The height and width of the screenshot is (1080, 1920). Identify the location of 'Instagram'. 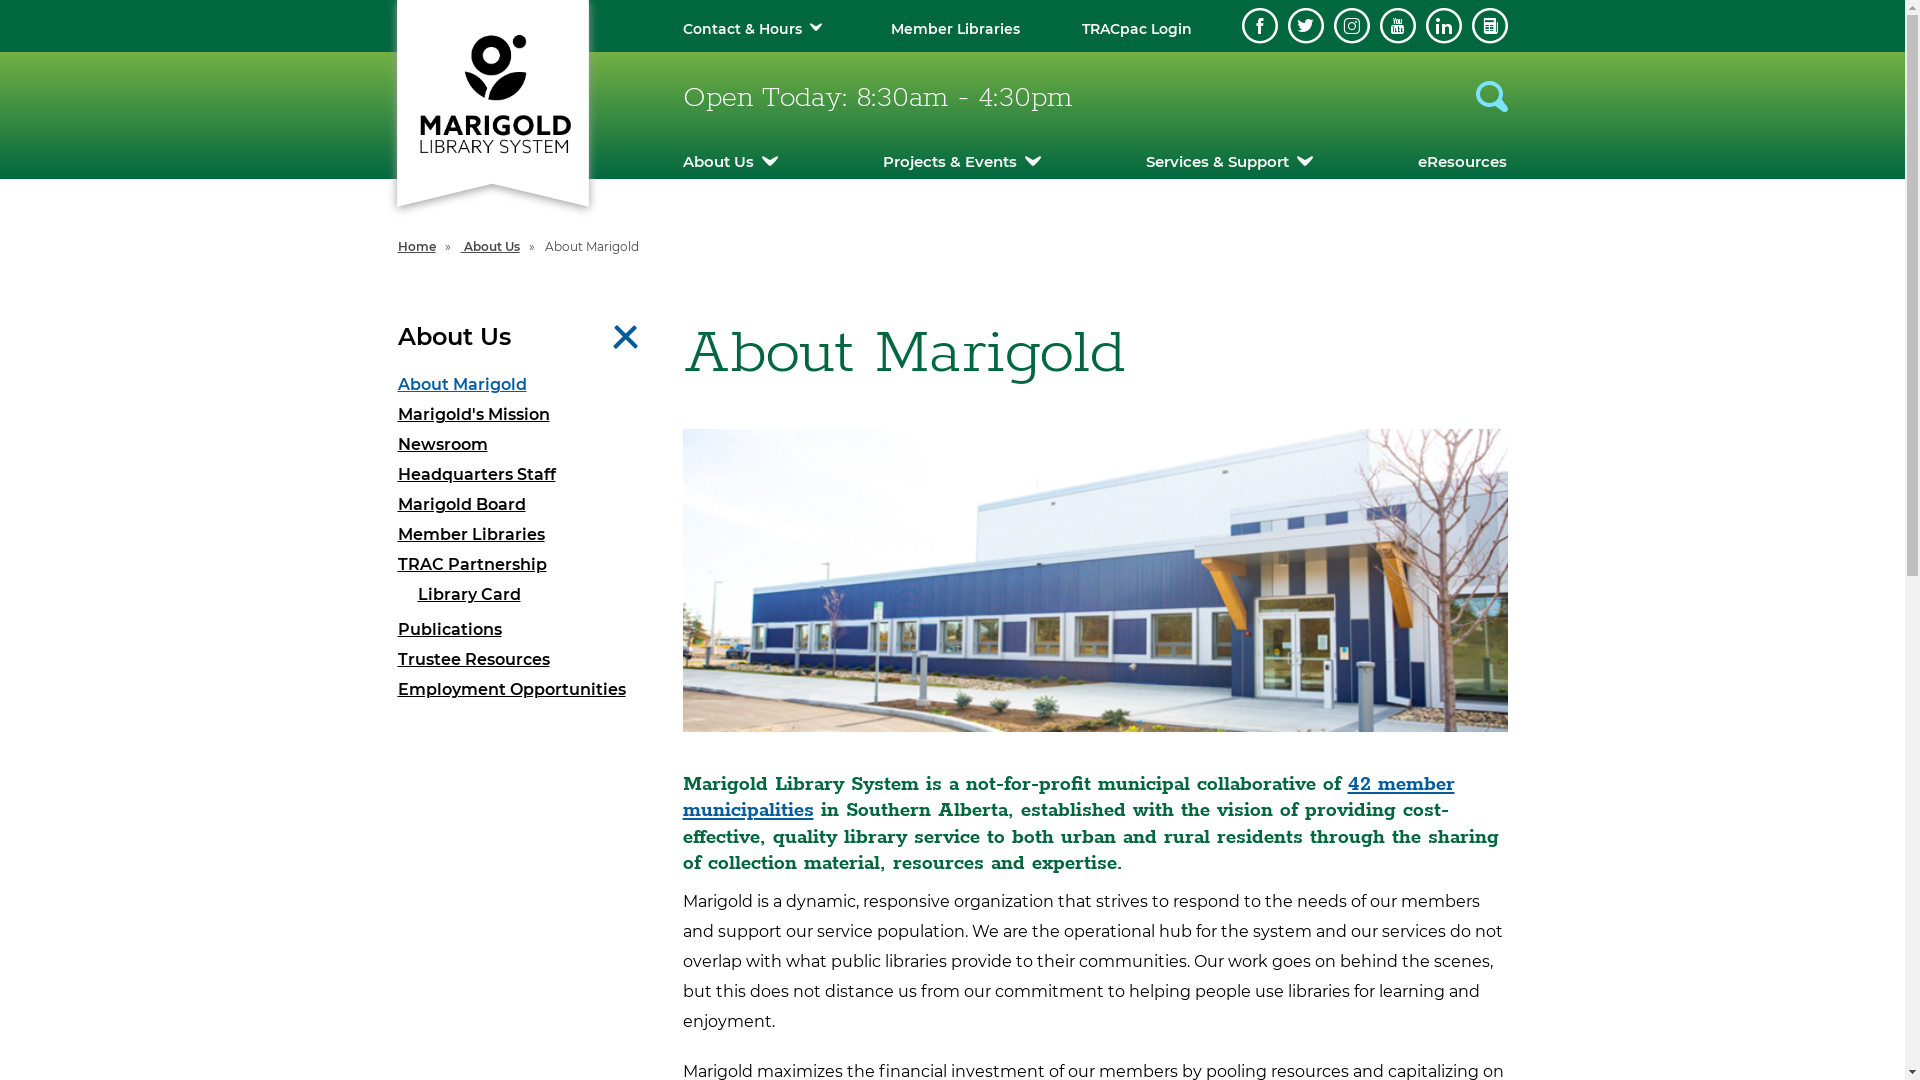
(1334, 26).